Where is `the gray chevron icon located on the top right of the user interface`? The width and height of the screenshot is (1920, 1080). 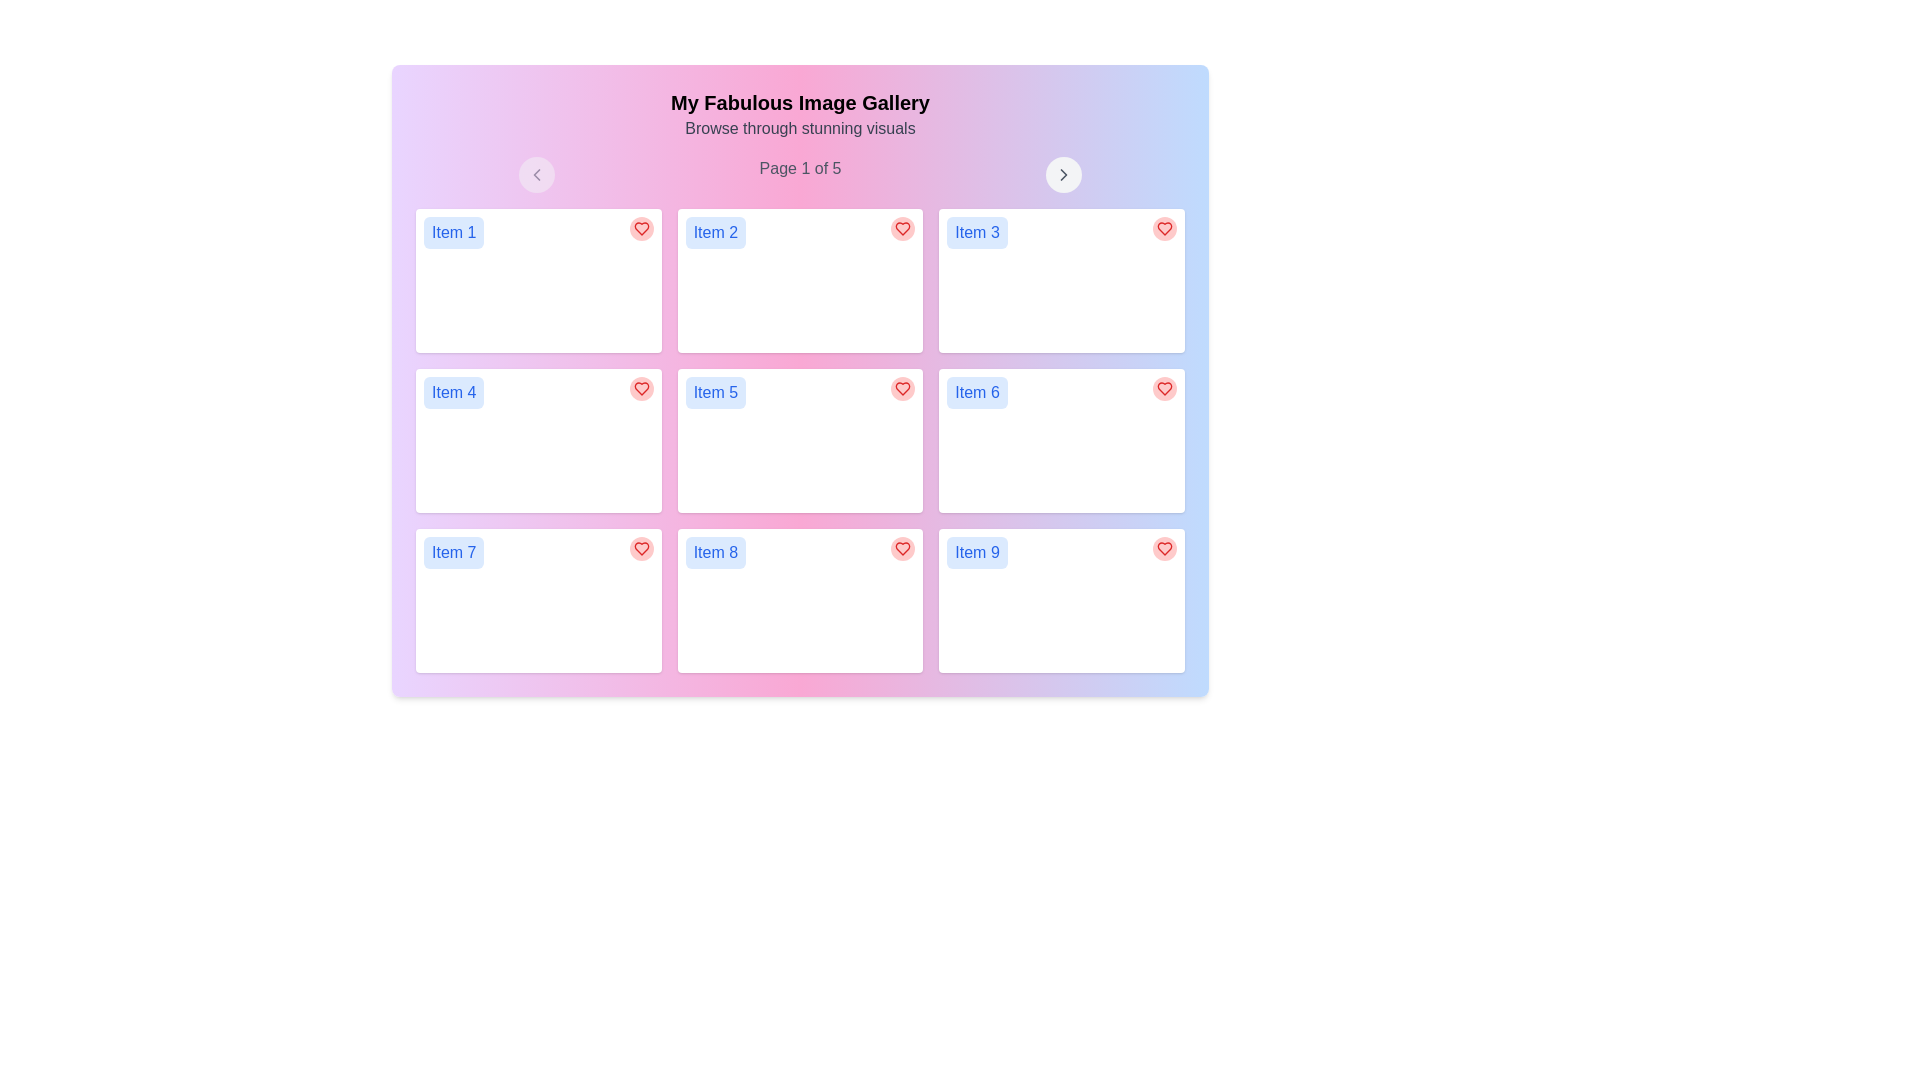 the gray chevron icon located on the top right of the user interface is located at coordinates (1063, 173).